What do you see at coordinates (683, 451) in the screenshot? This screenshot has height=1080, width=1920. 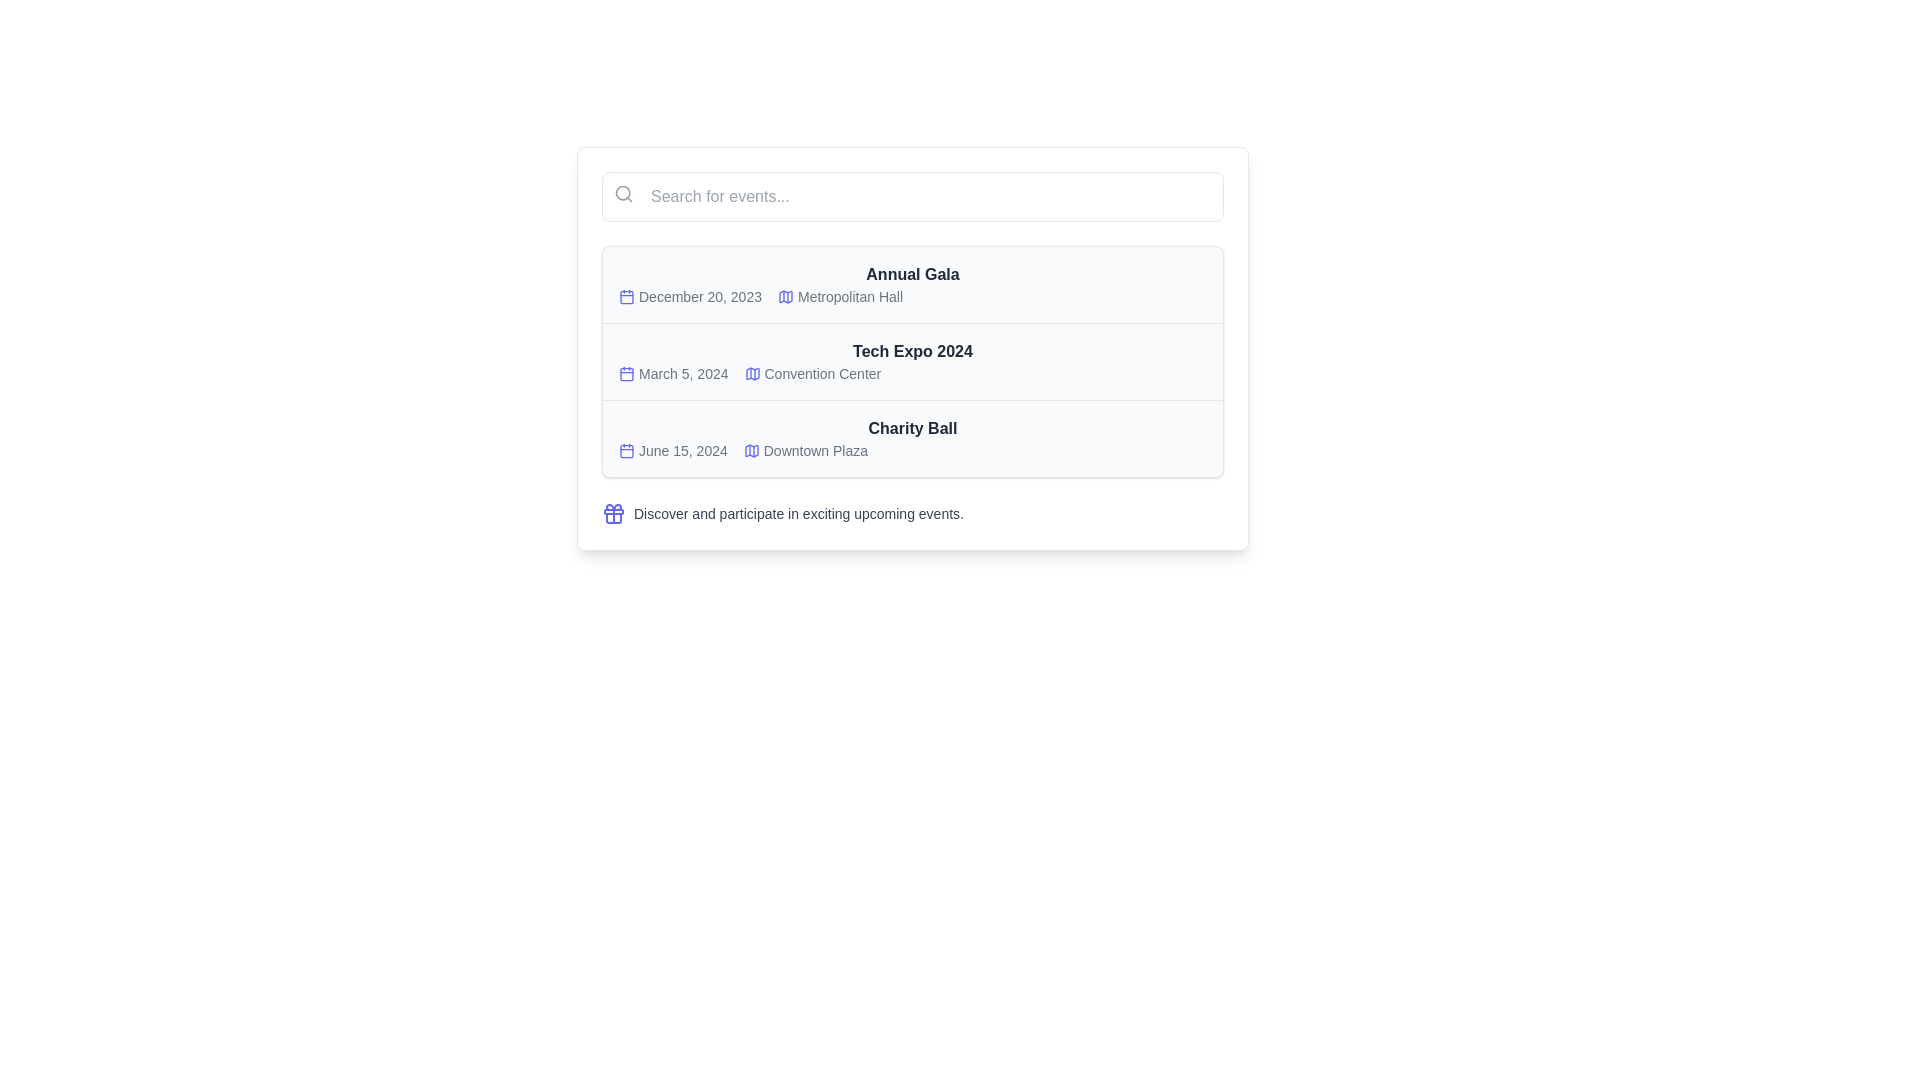 I see `the text label displaying 'June 15, 2024', which is centrally placed in the event list panel under 'Charity Ball'` at bounding box center [683, 451].